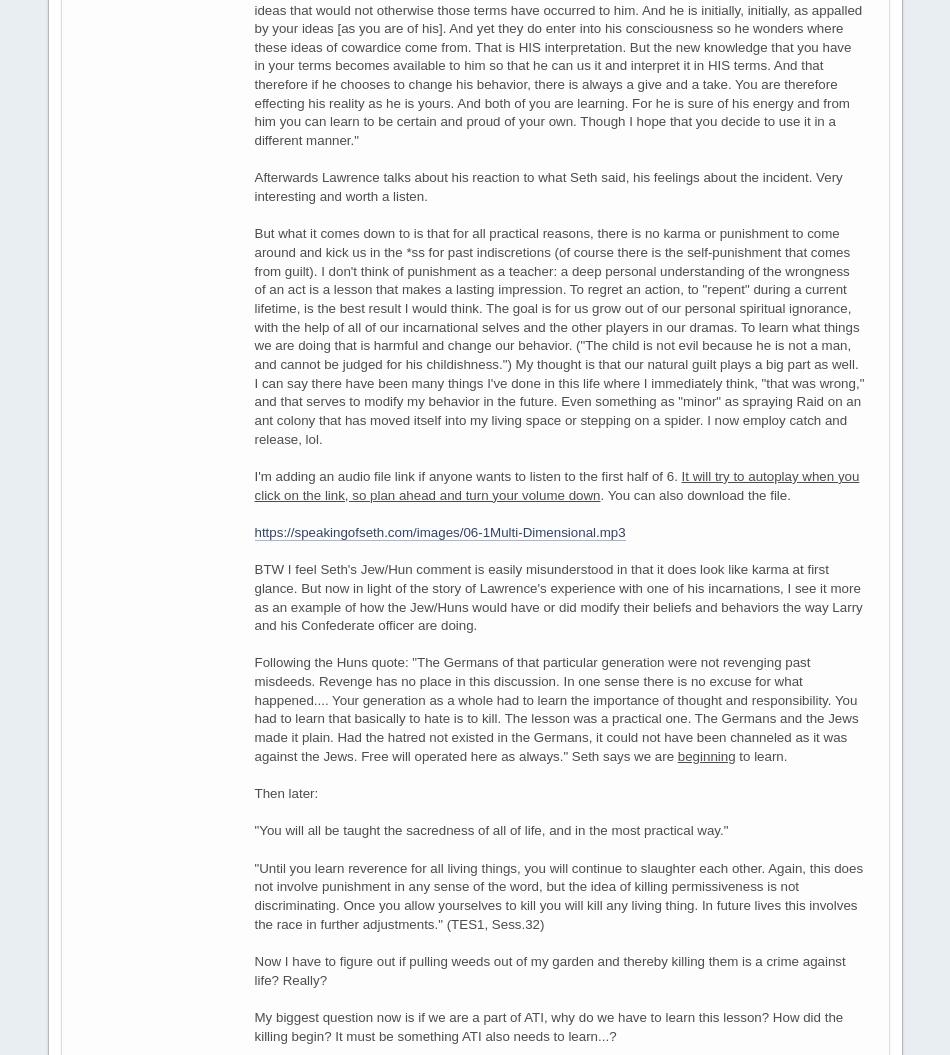  Describe the element at coordinates (253, 484) in the screenshot. I see `'It will try to autoplay when you click on the link, so plan ahead and turn your volume down'` at that location.